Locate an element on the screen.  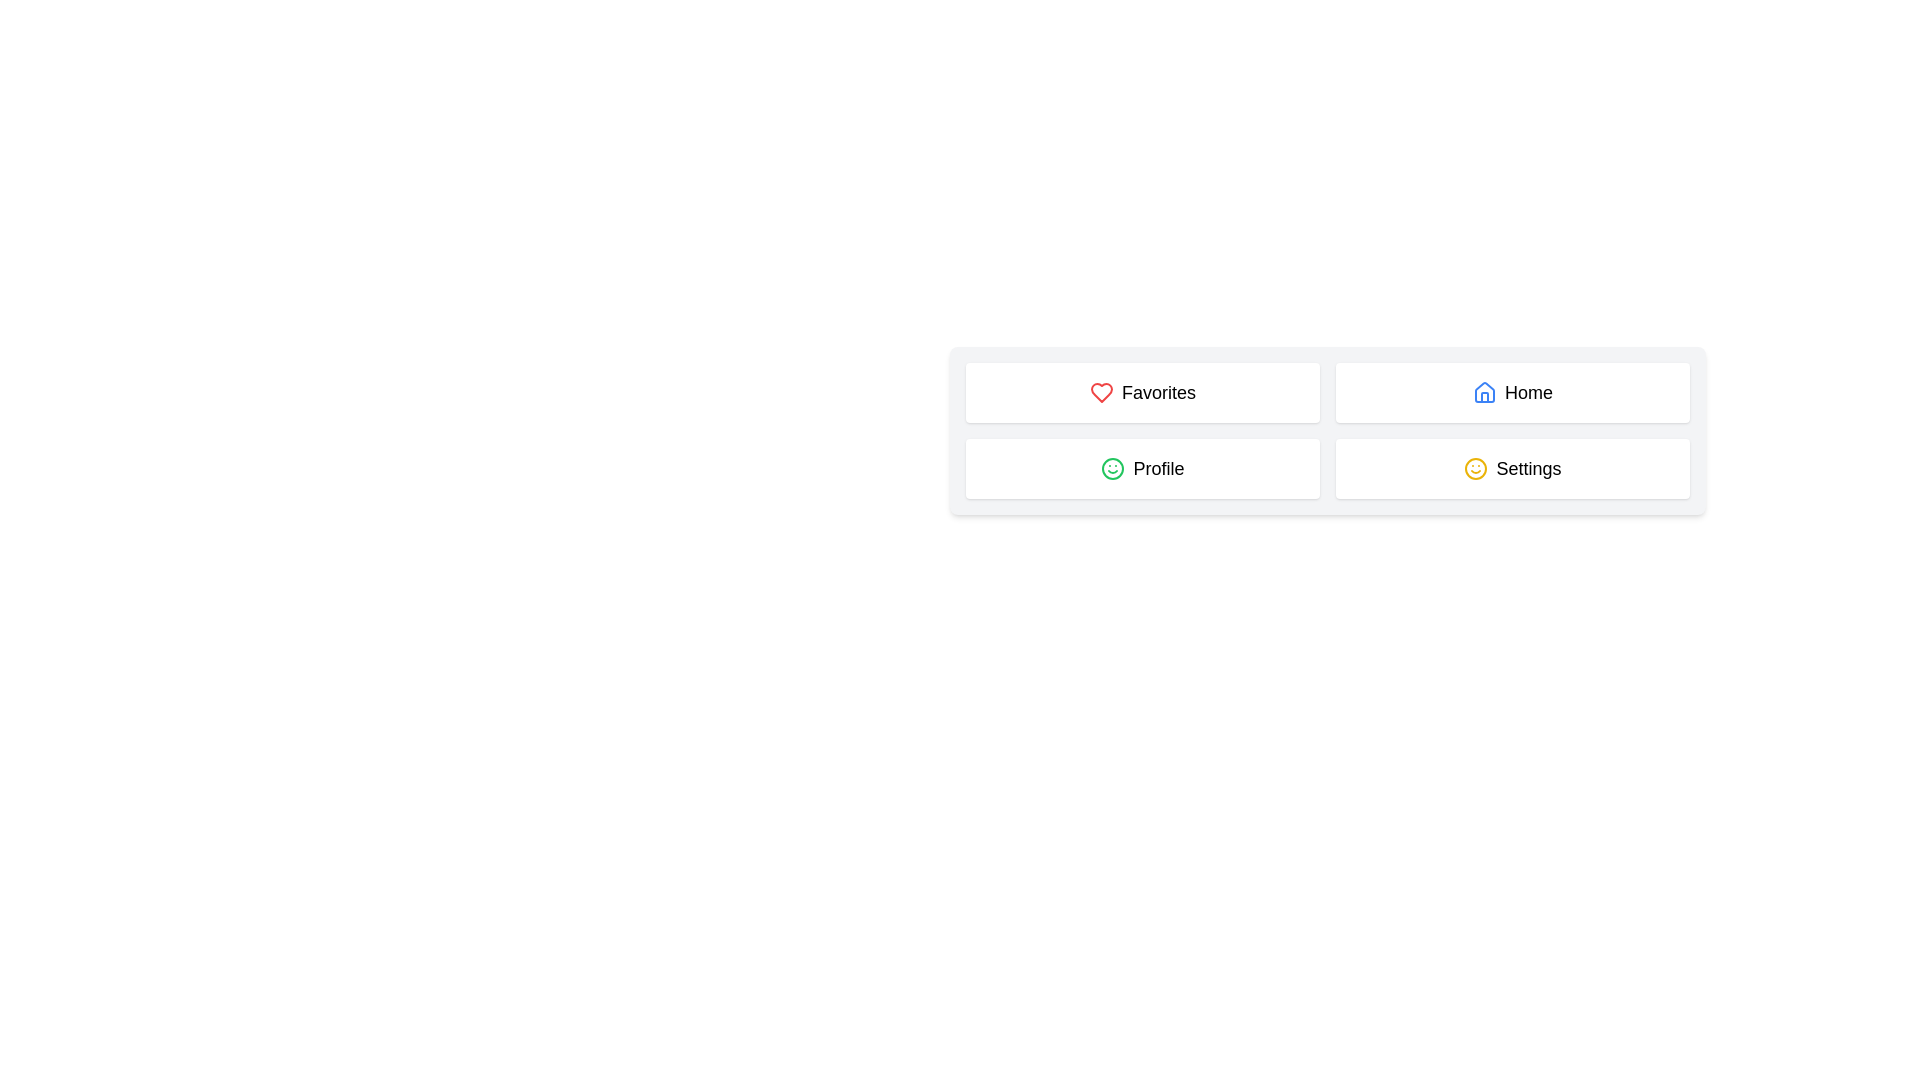
the 'Profile' button, which has a white rounded rectangular shape, a green circle with a smiling face icon on the left, and bold text on the right is located at coordinates (1142, 469).